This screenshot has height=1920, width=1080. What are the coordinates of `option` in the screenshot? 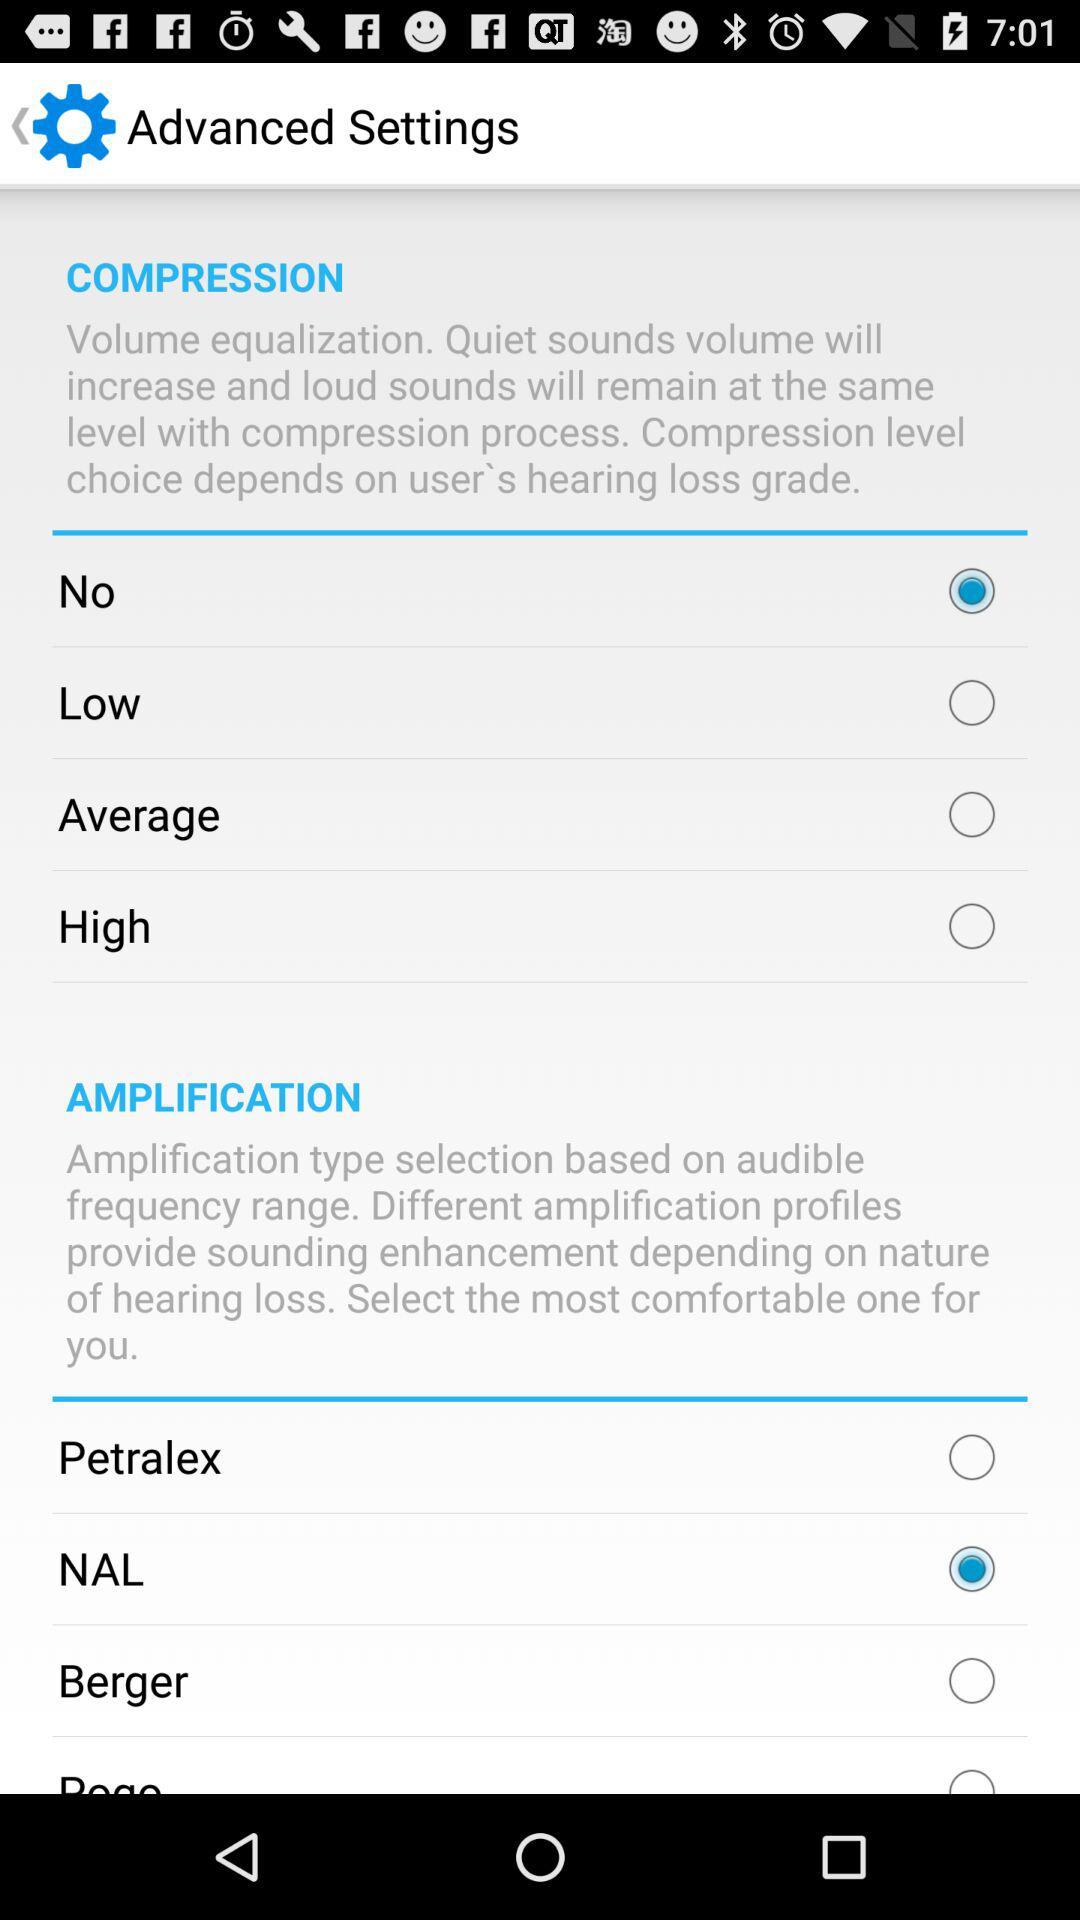 It's located at (971, 1568).